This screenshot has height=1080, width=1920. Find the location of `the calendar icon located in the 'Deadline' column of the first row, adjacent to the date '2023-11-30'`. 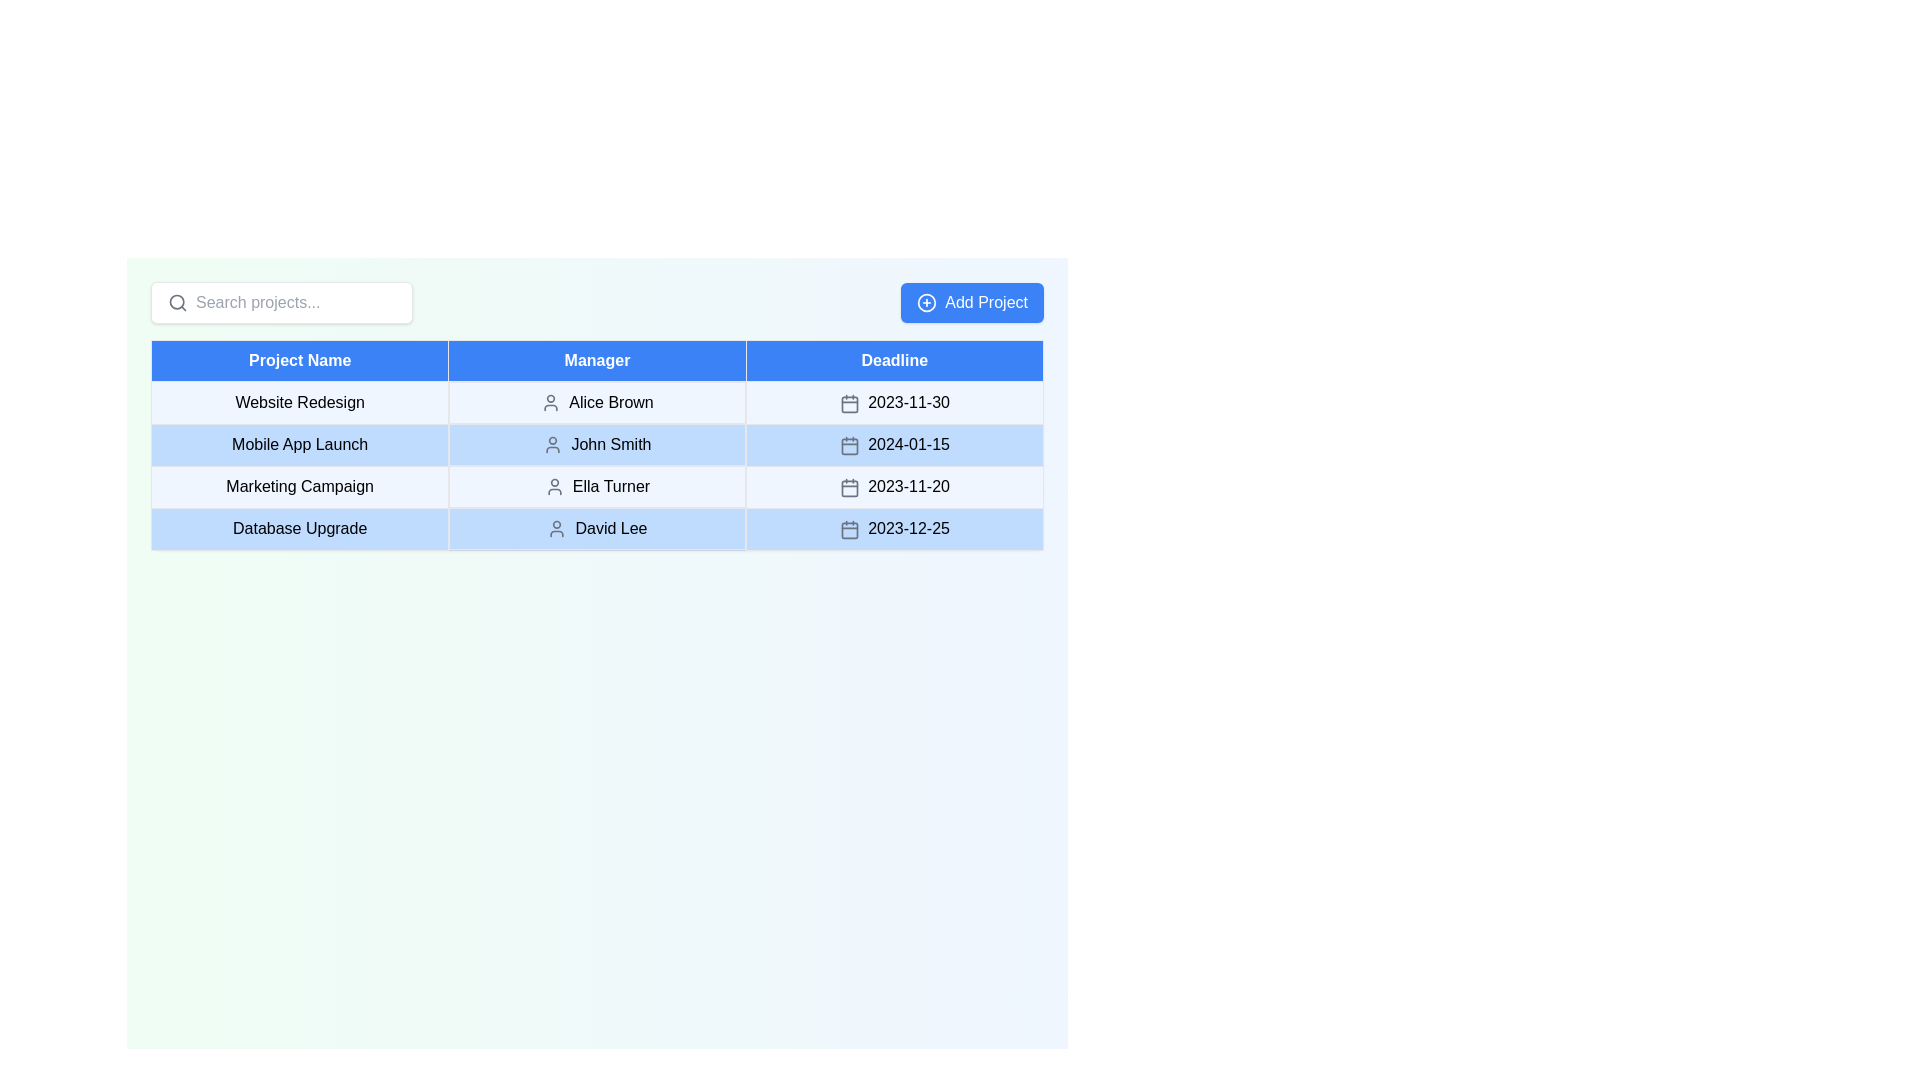

the calendar icon located in the 'Deadline' column of the first row, adjacent to the date '2023-11-30' is located at coordinates (849, 403).